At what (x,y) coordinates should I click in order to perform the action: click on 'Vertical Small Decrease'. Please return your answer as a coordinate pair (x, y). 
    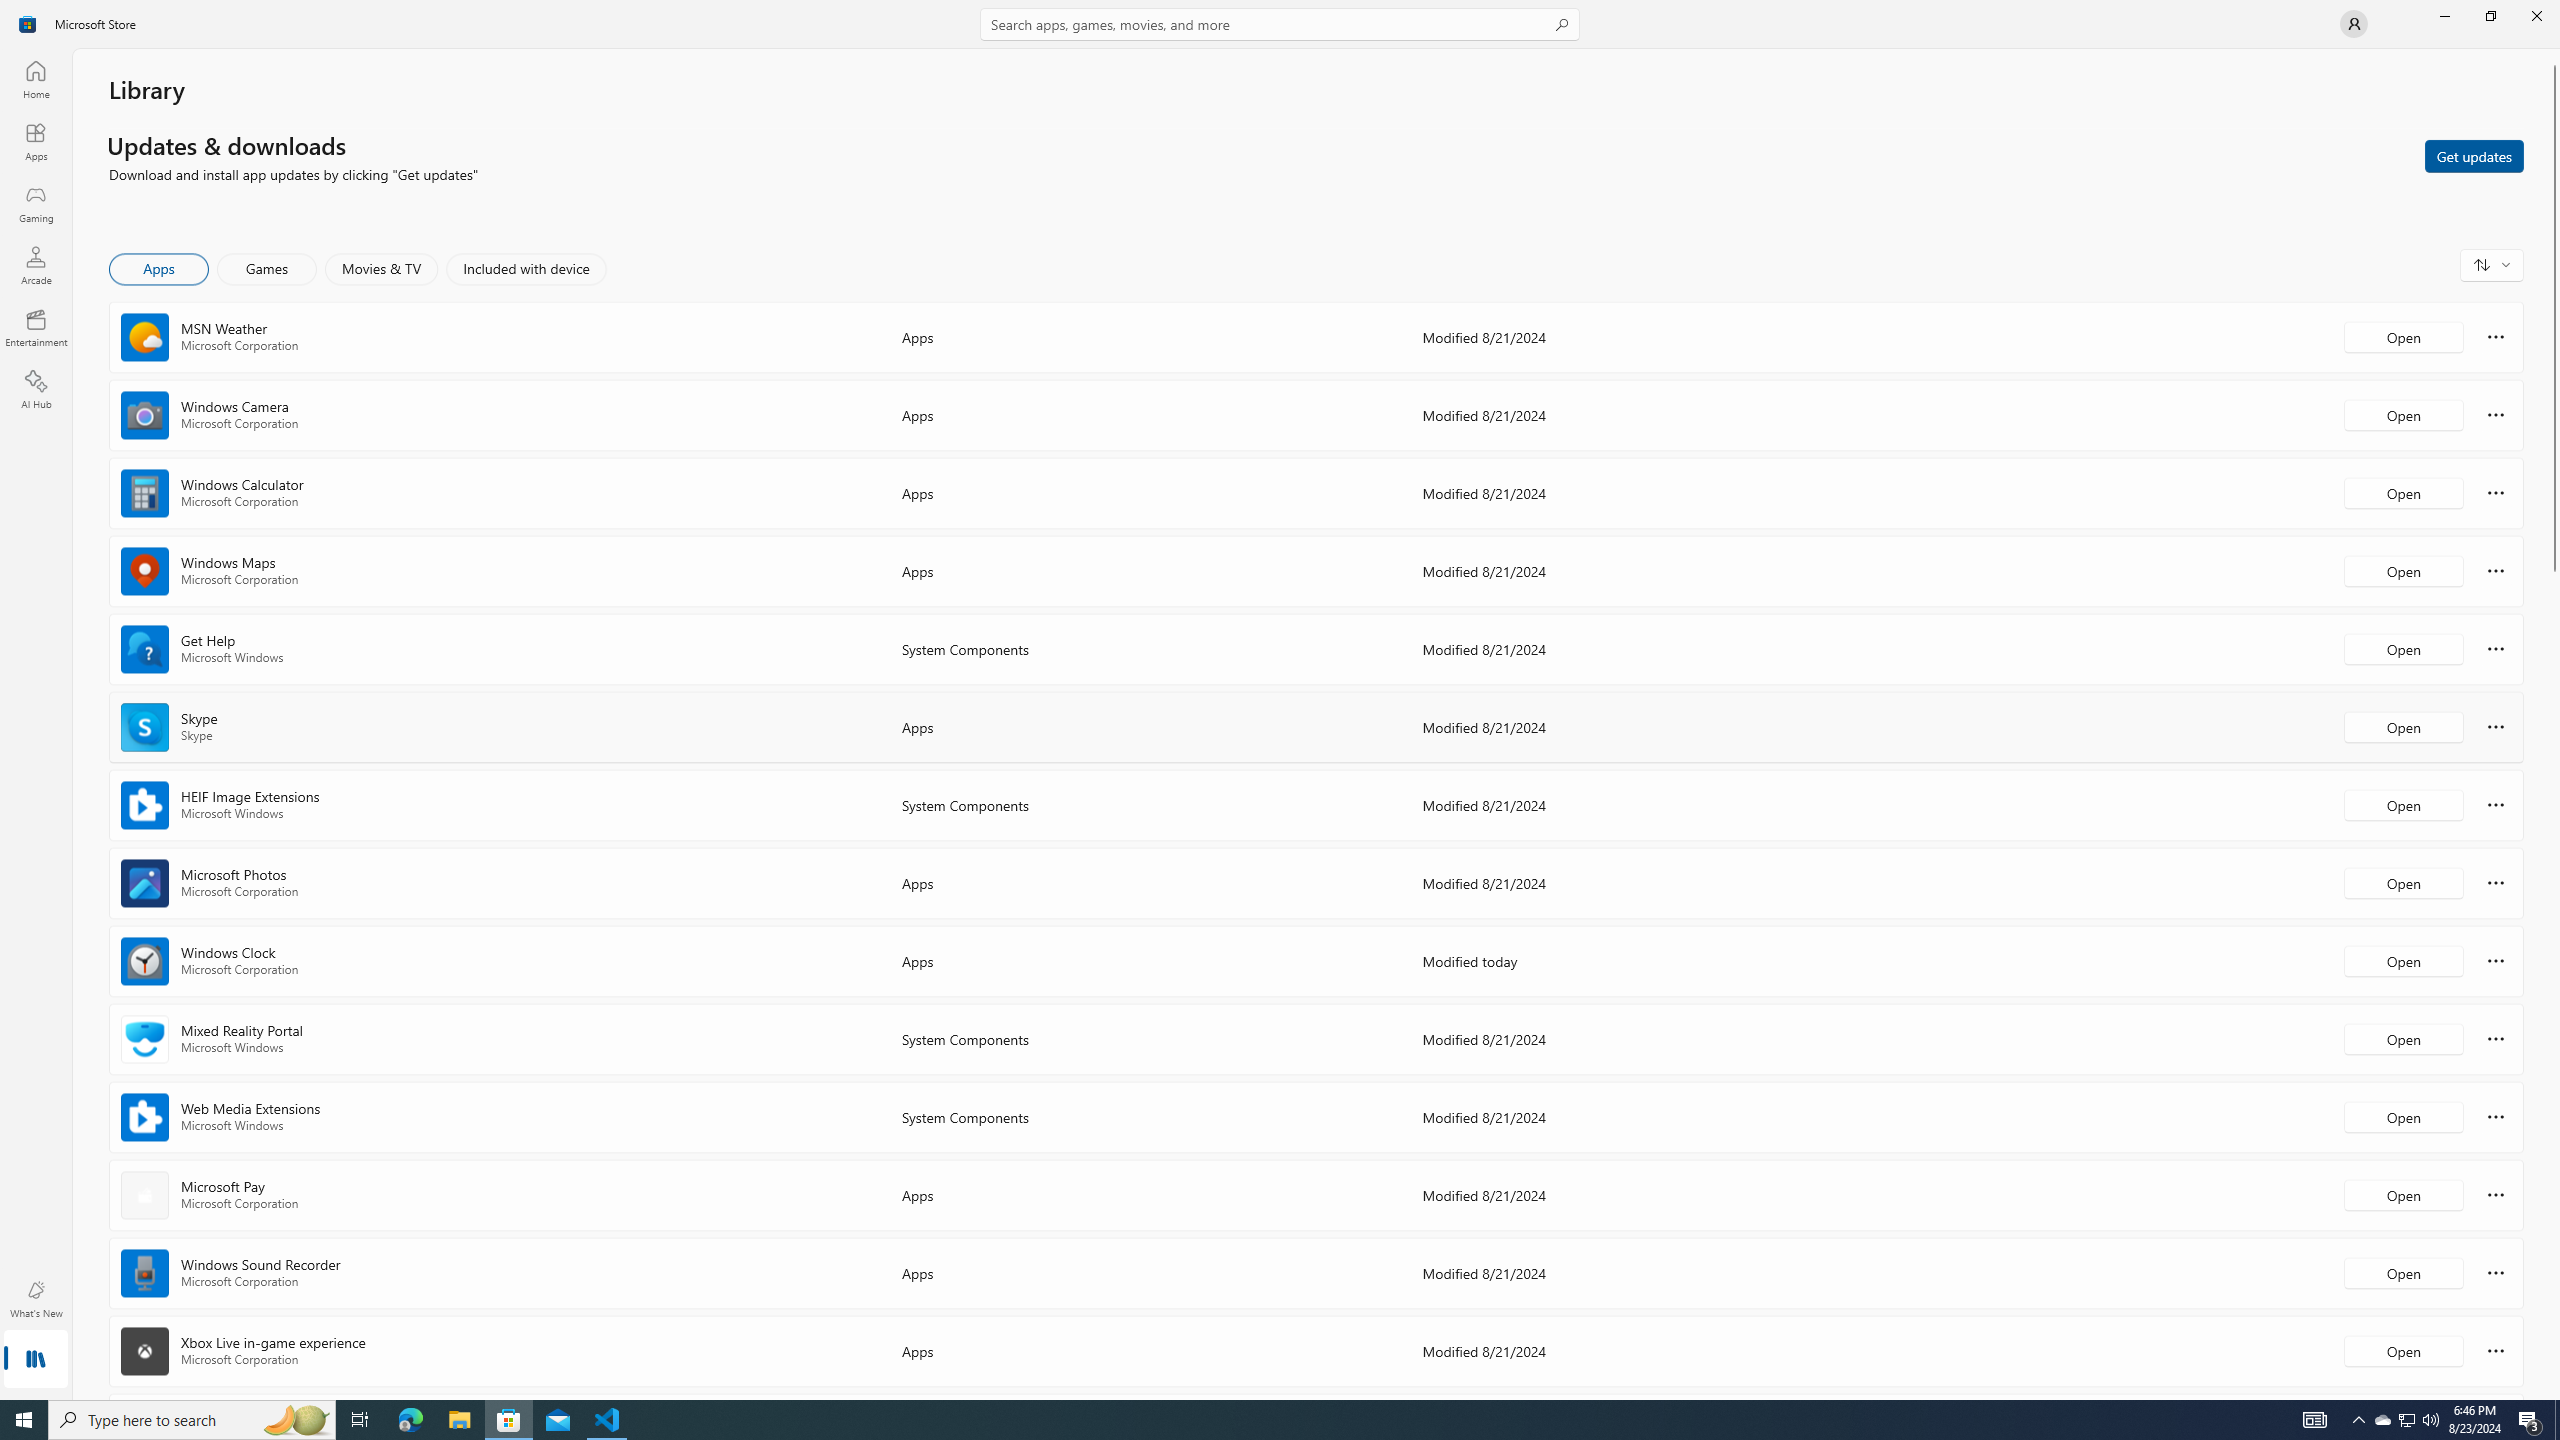
    Looking at the image, I should click on (2552, 55).